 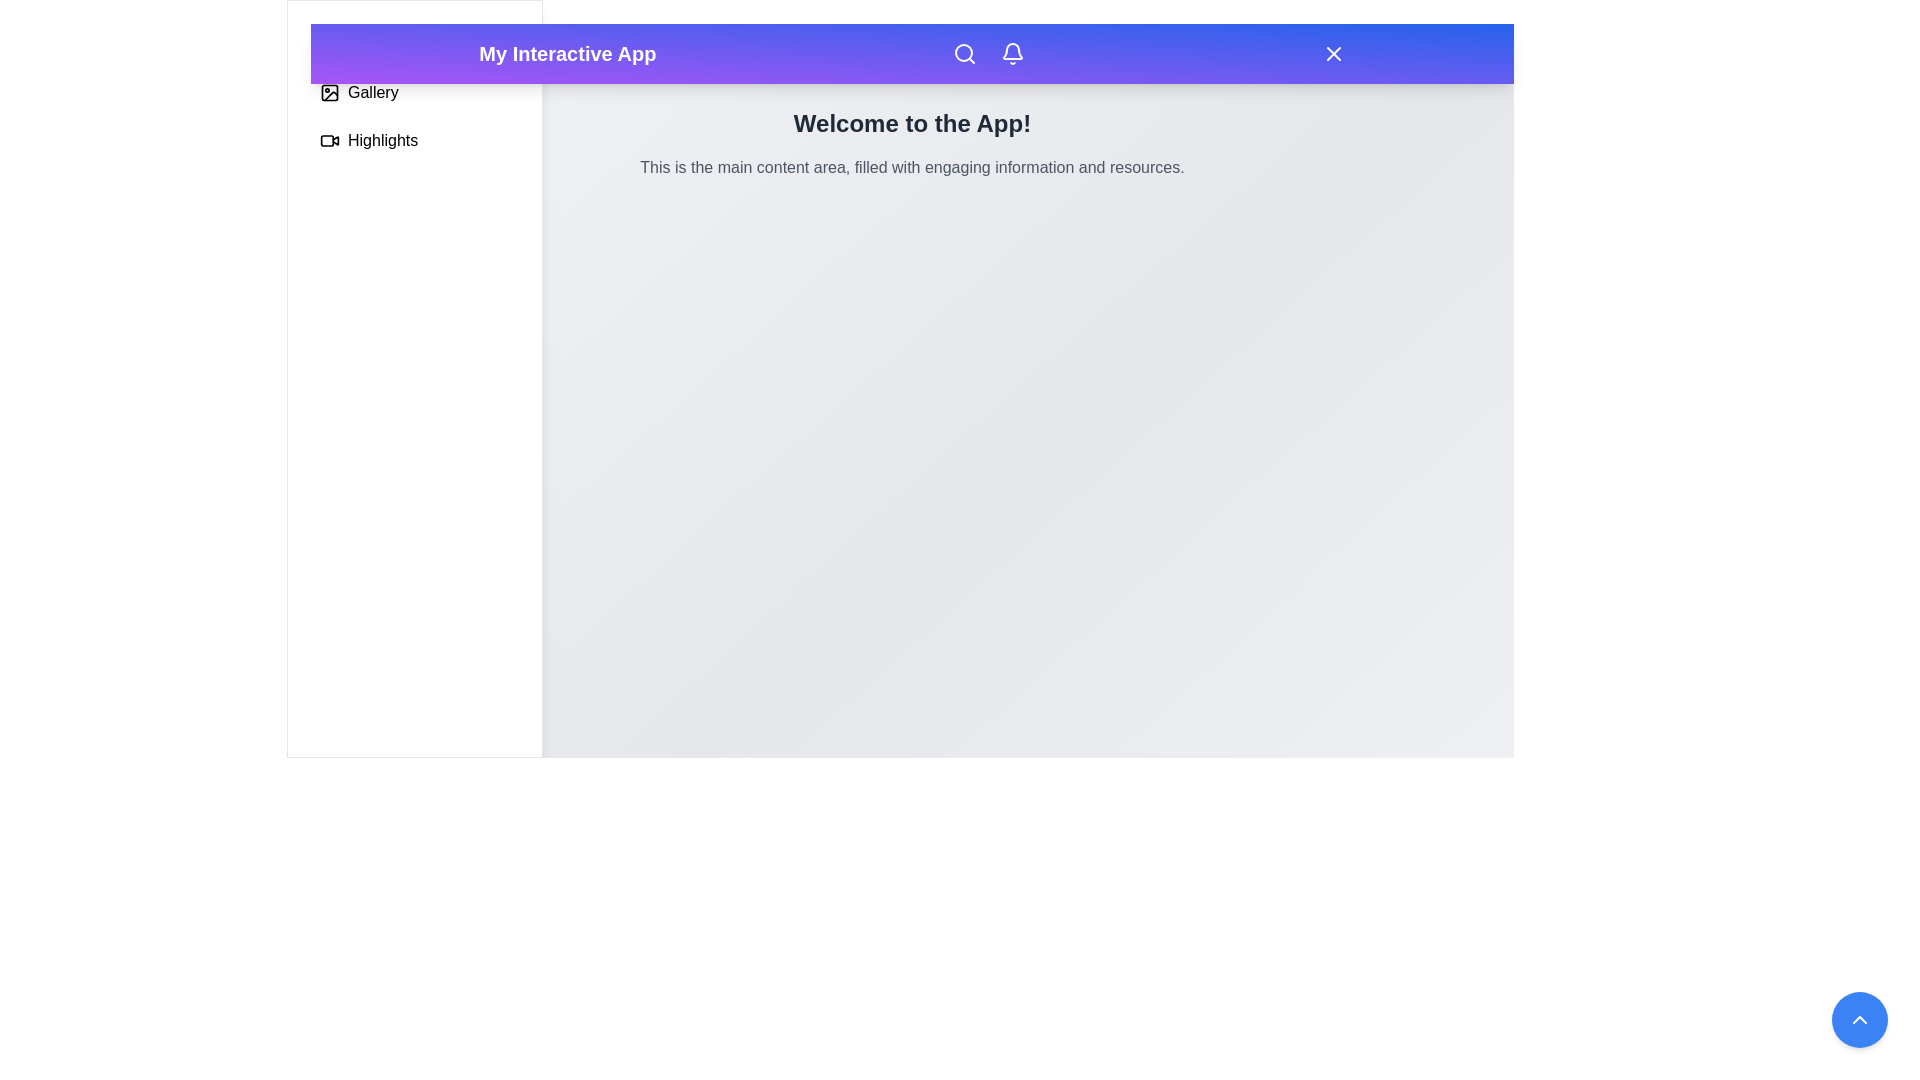 I want to click on the 'Gallery' text label located in the sidebar, below the header, so click(x=373, y=92).